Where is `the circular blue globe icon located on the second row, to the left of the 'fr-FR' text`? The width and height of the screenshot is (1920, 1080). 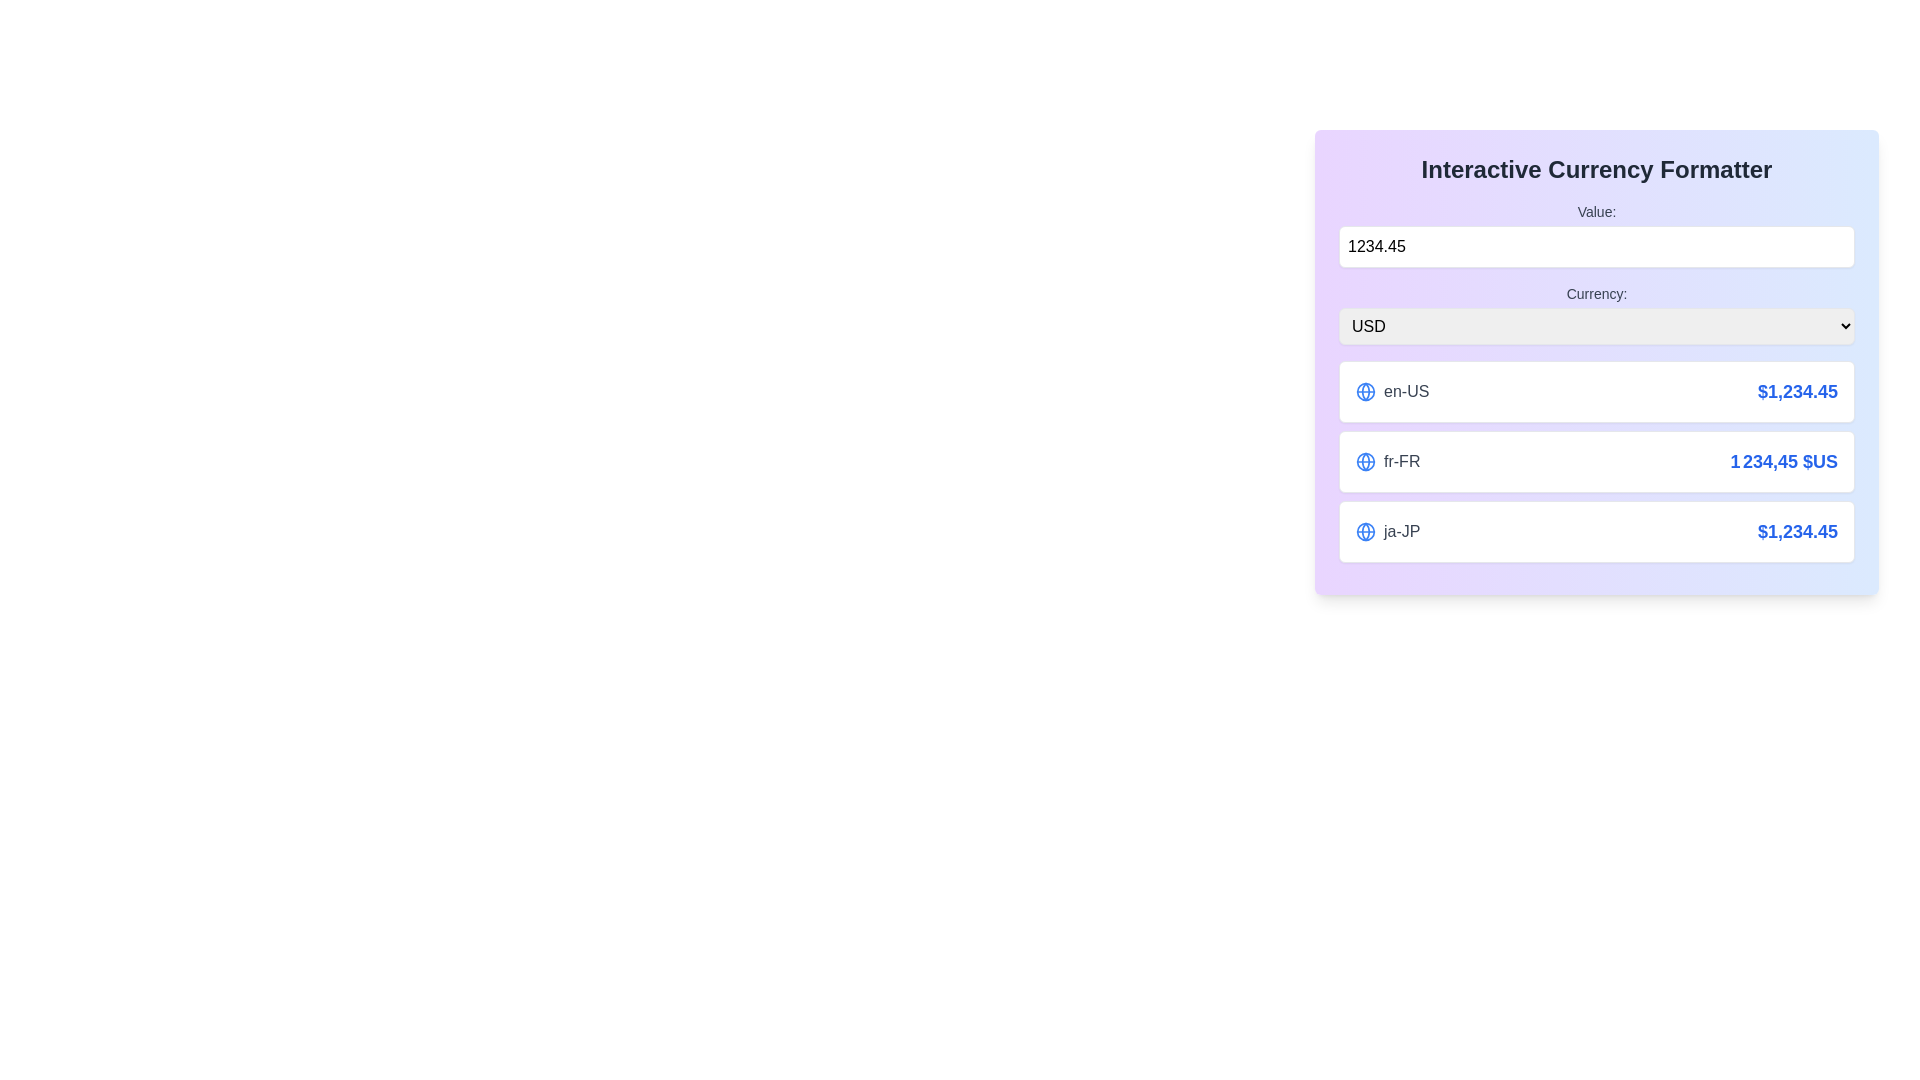
the circular blue globe icon located on the second row, to the left of the 'fr-FR' text is located at coordinates (1365, 462).